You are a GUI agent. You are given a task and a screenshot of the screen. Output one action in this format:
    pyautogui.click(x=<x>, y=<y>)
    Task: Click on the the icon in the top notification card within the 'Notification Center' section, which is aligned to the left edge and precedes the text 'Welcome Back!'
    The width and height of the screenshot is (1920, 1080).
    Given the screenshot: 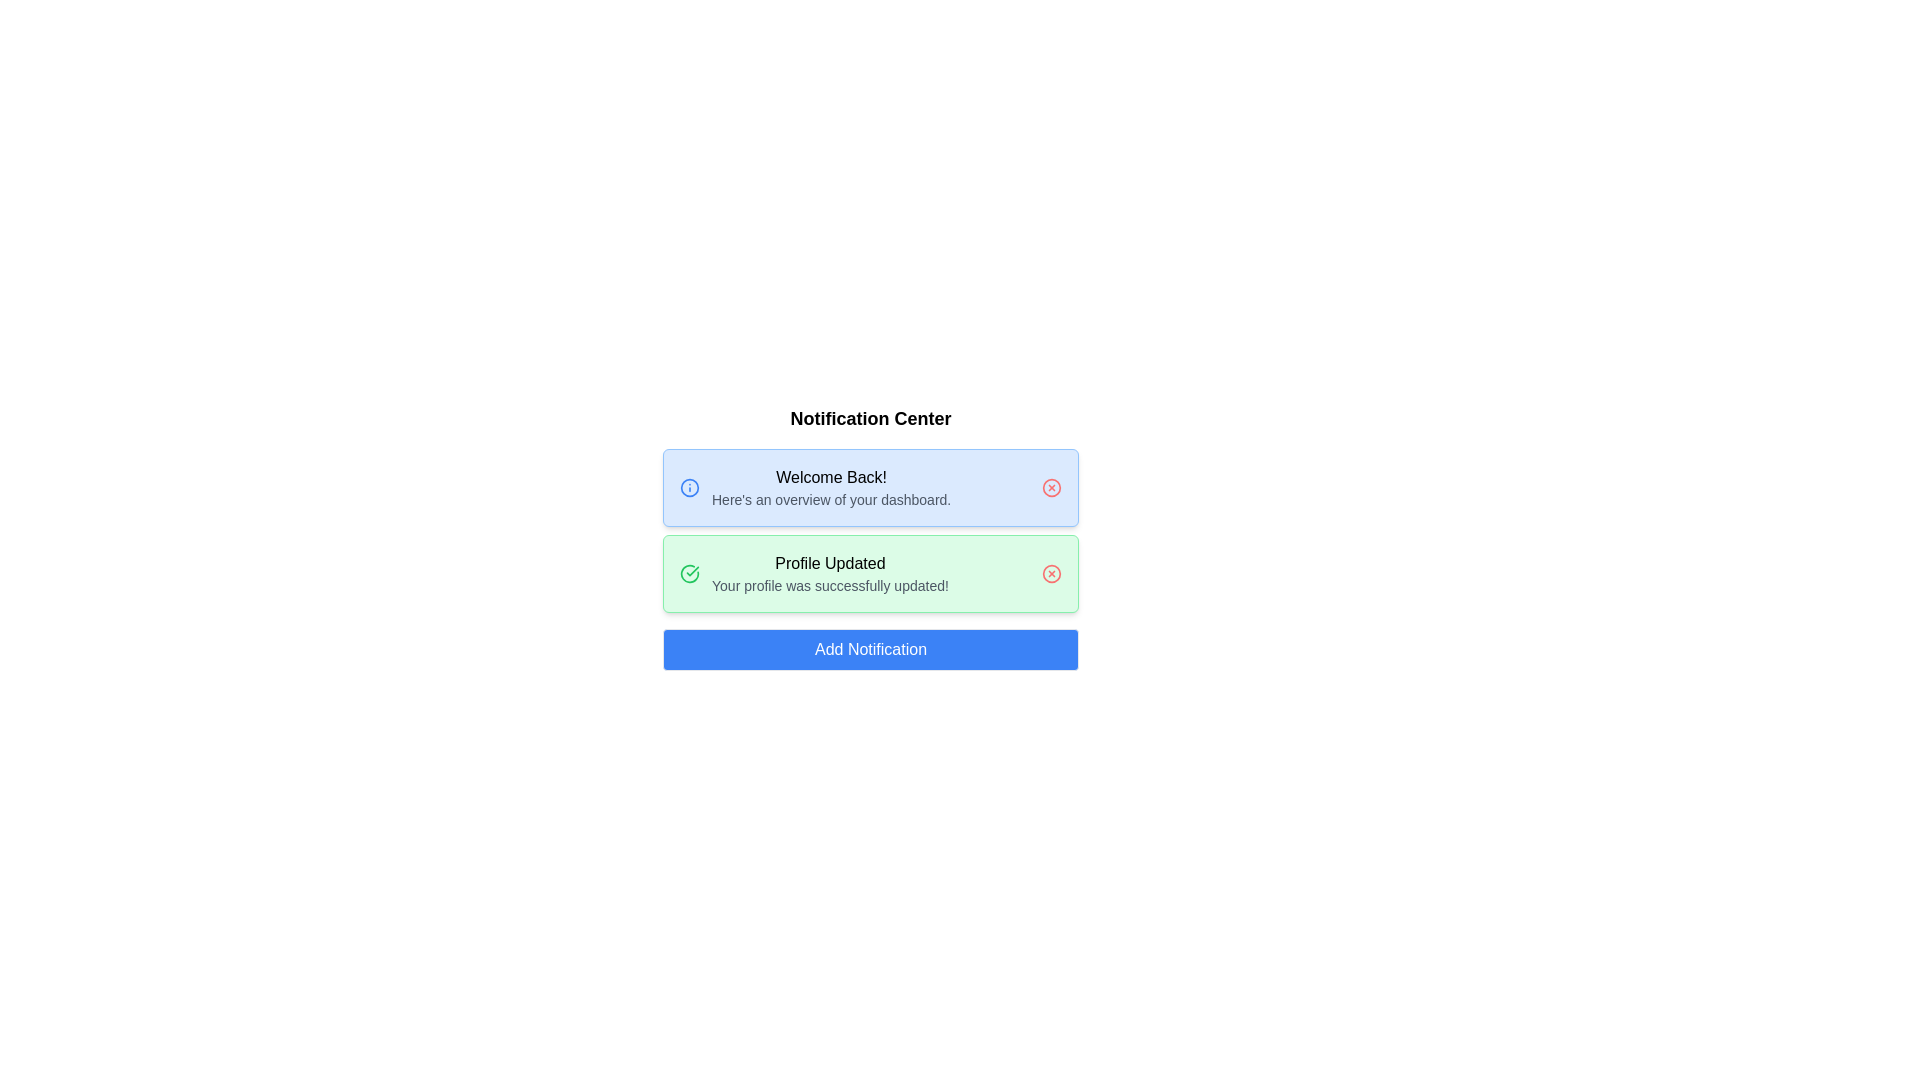 What is the action you would take?
    pyautogui.click(x=690, y=488)
    